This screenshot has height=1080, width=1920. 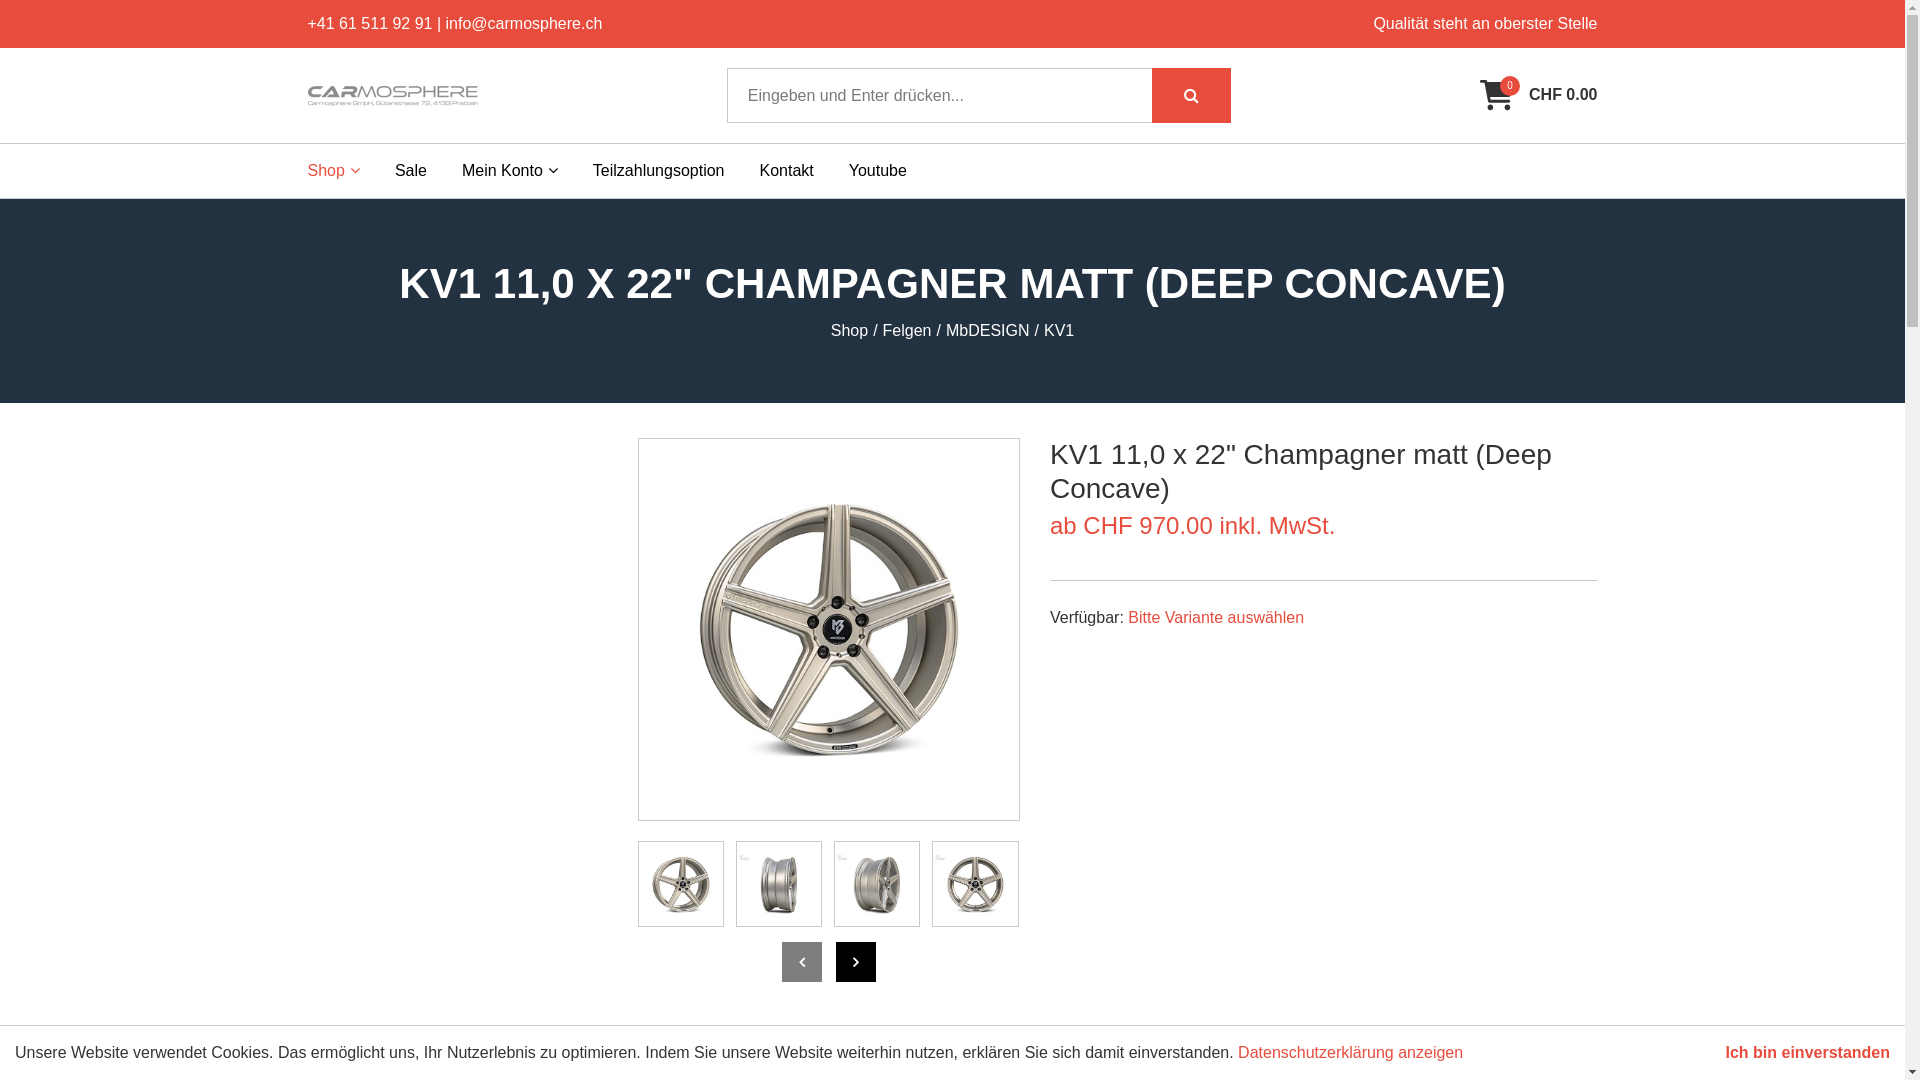 What do you see at coordinates (334, 169) in the screenshot?
I see `'Shop'` at bounding box center [334, 169].